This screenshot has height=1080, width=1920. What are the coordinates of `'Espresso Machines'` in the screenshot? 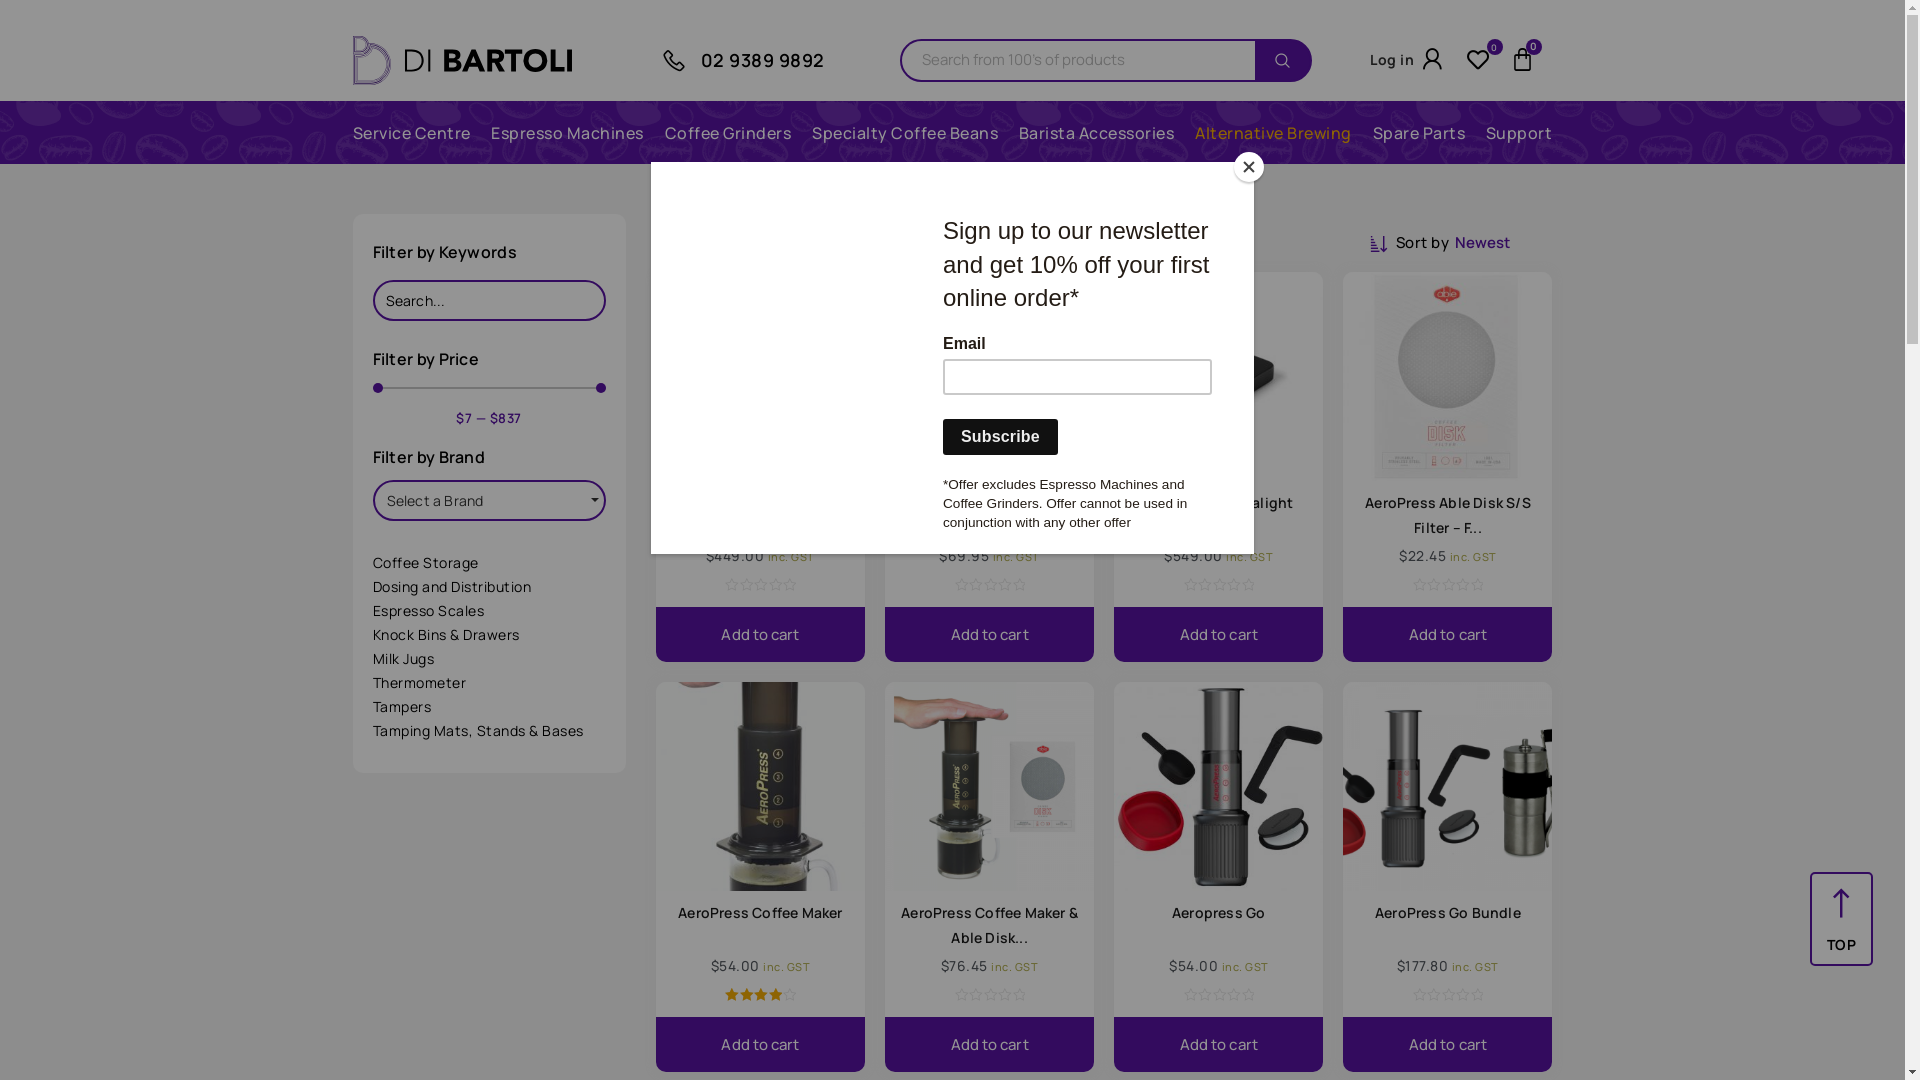 It's located at (566, 132).